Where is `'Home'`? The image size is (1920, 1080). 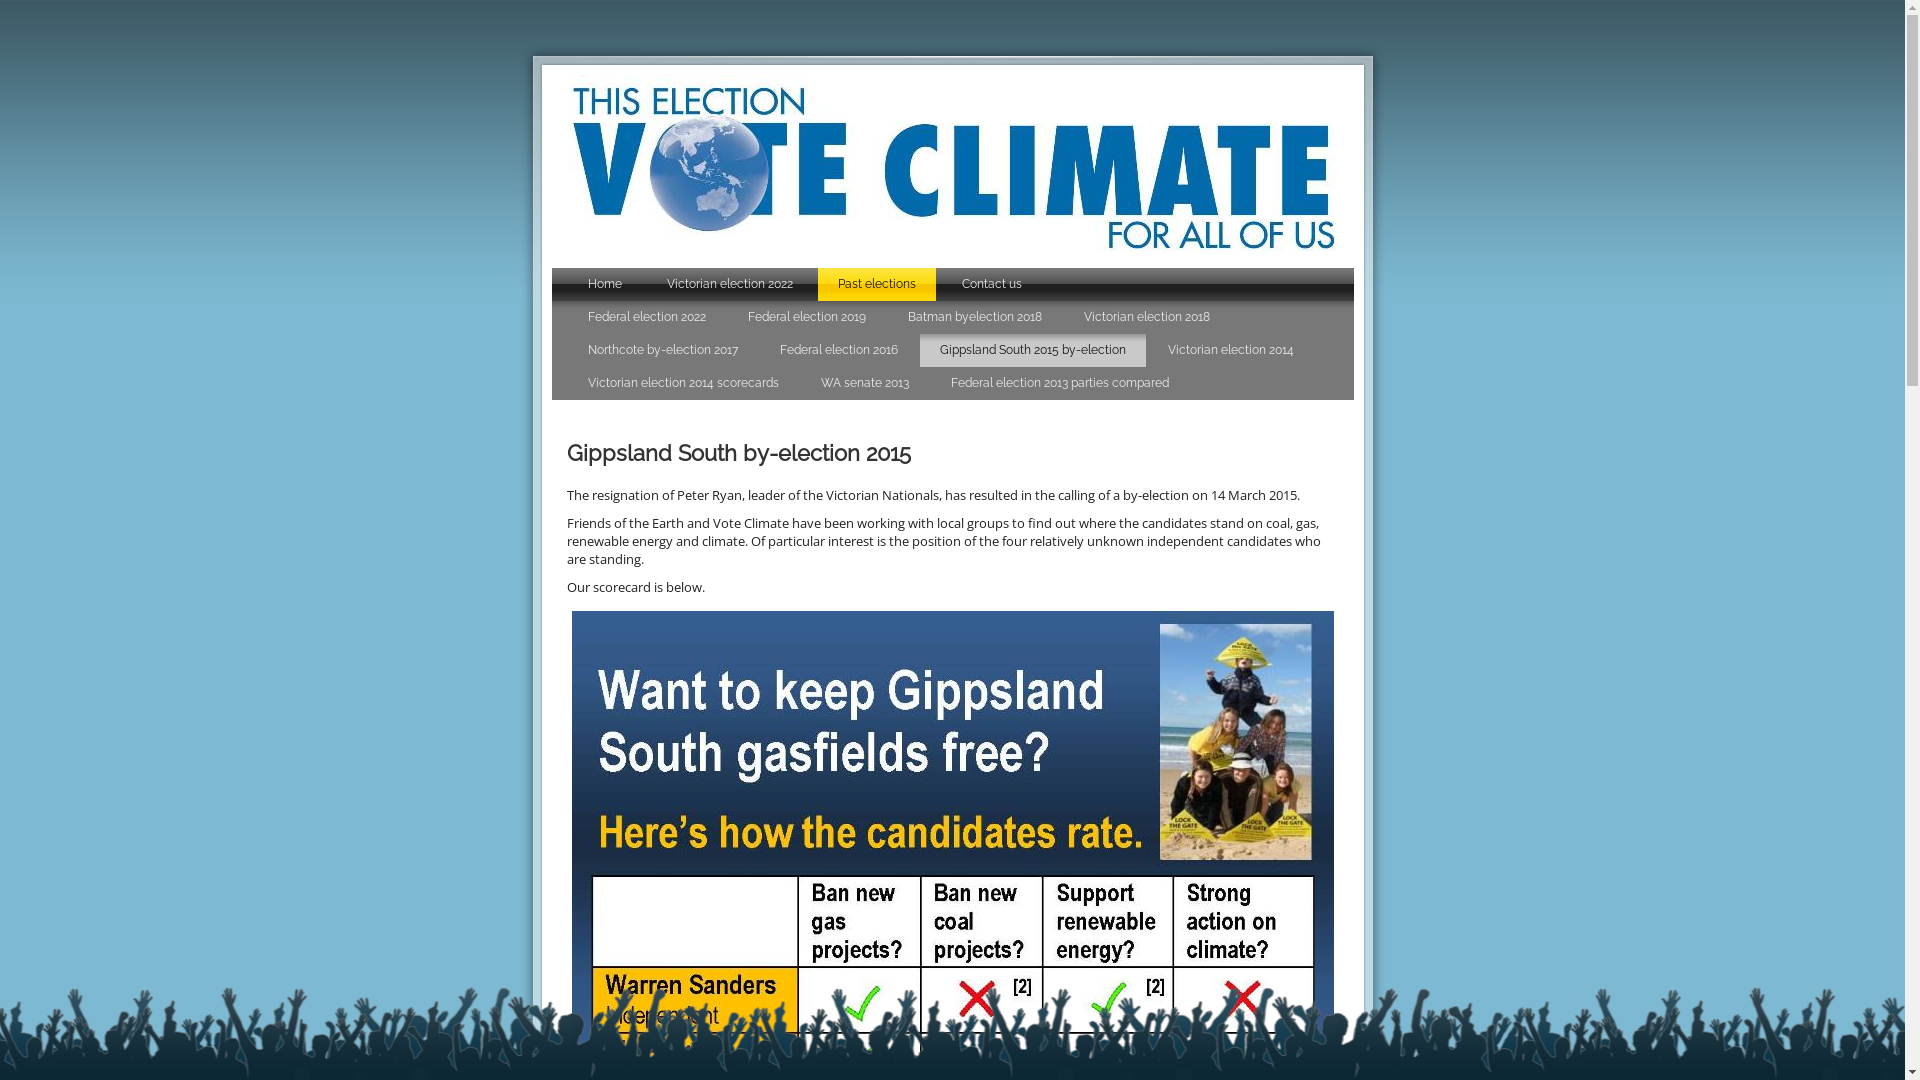 'Home' is located at coordinates (603, 284).